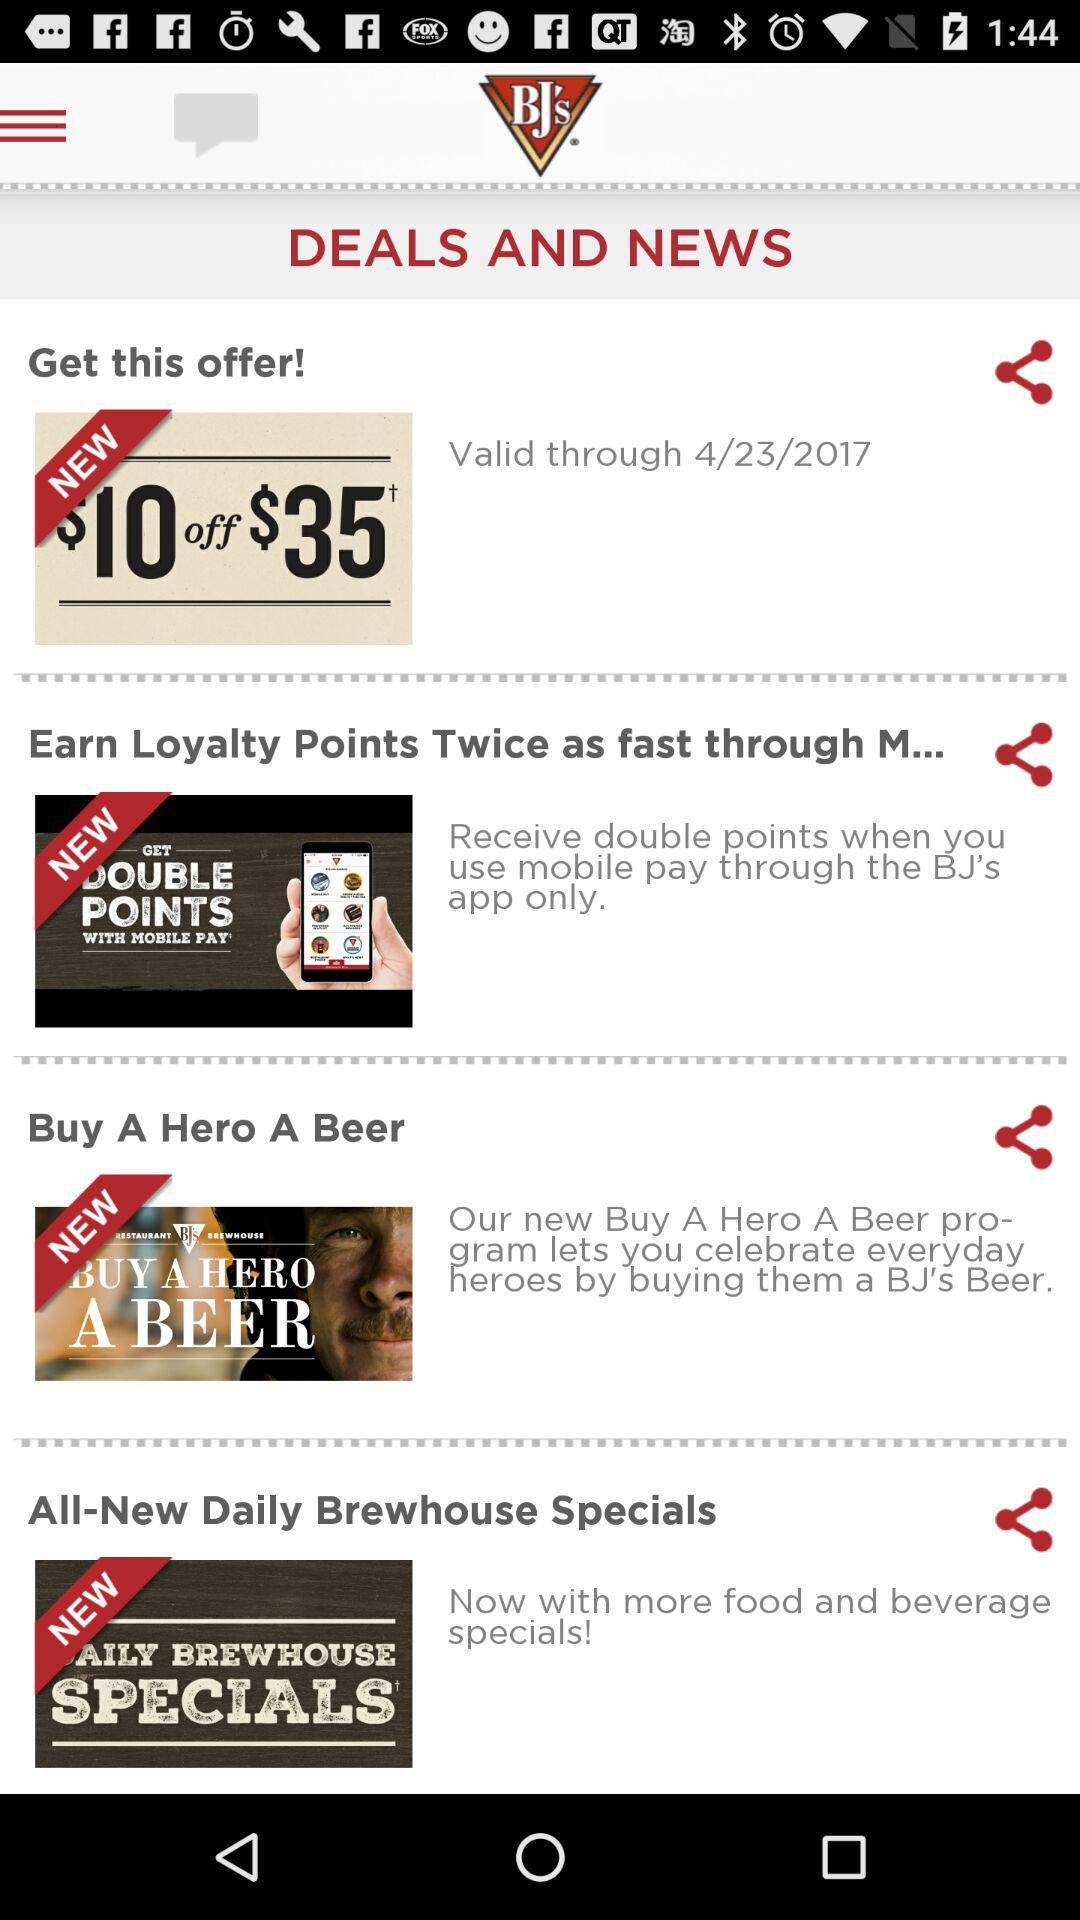  What do you see at coordinates (757, 451) in the screenshot?
I see `the valid through 4 app` at bounding box center [757, 451].